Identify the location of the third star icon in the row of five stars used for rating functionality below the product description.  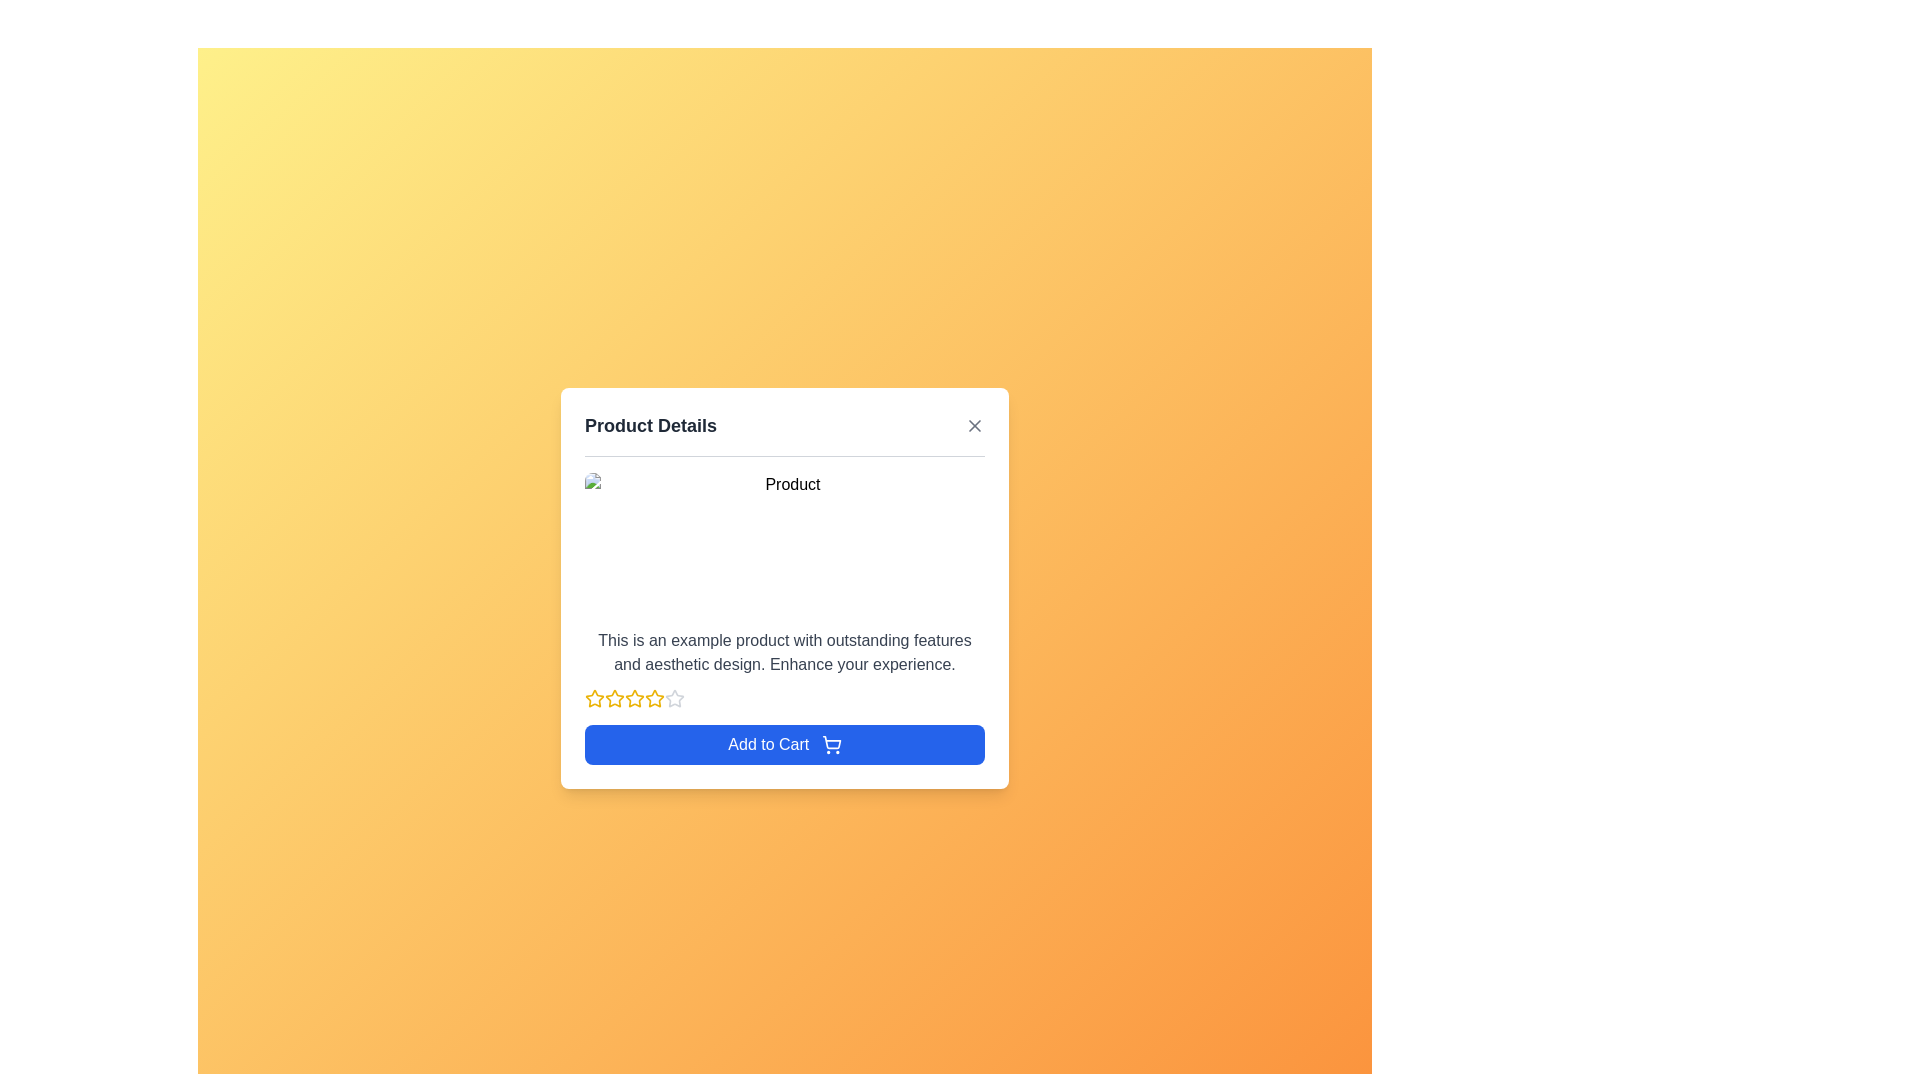
(633, 697).